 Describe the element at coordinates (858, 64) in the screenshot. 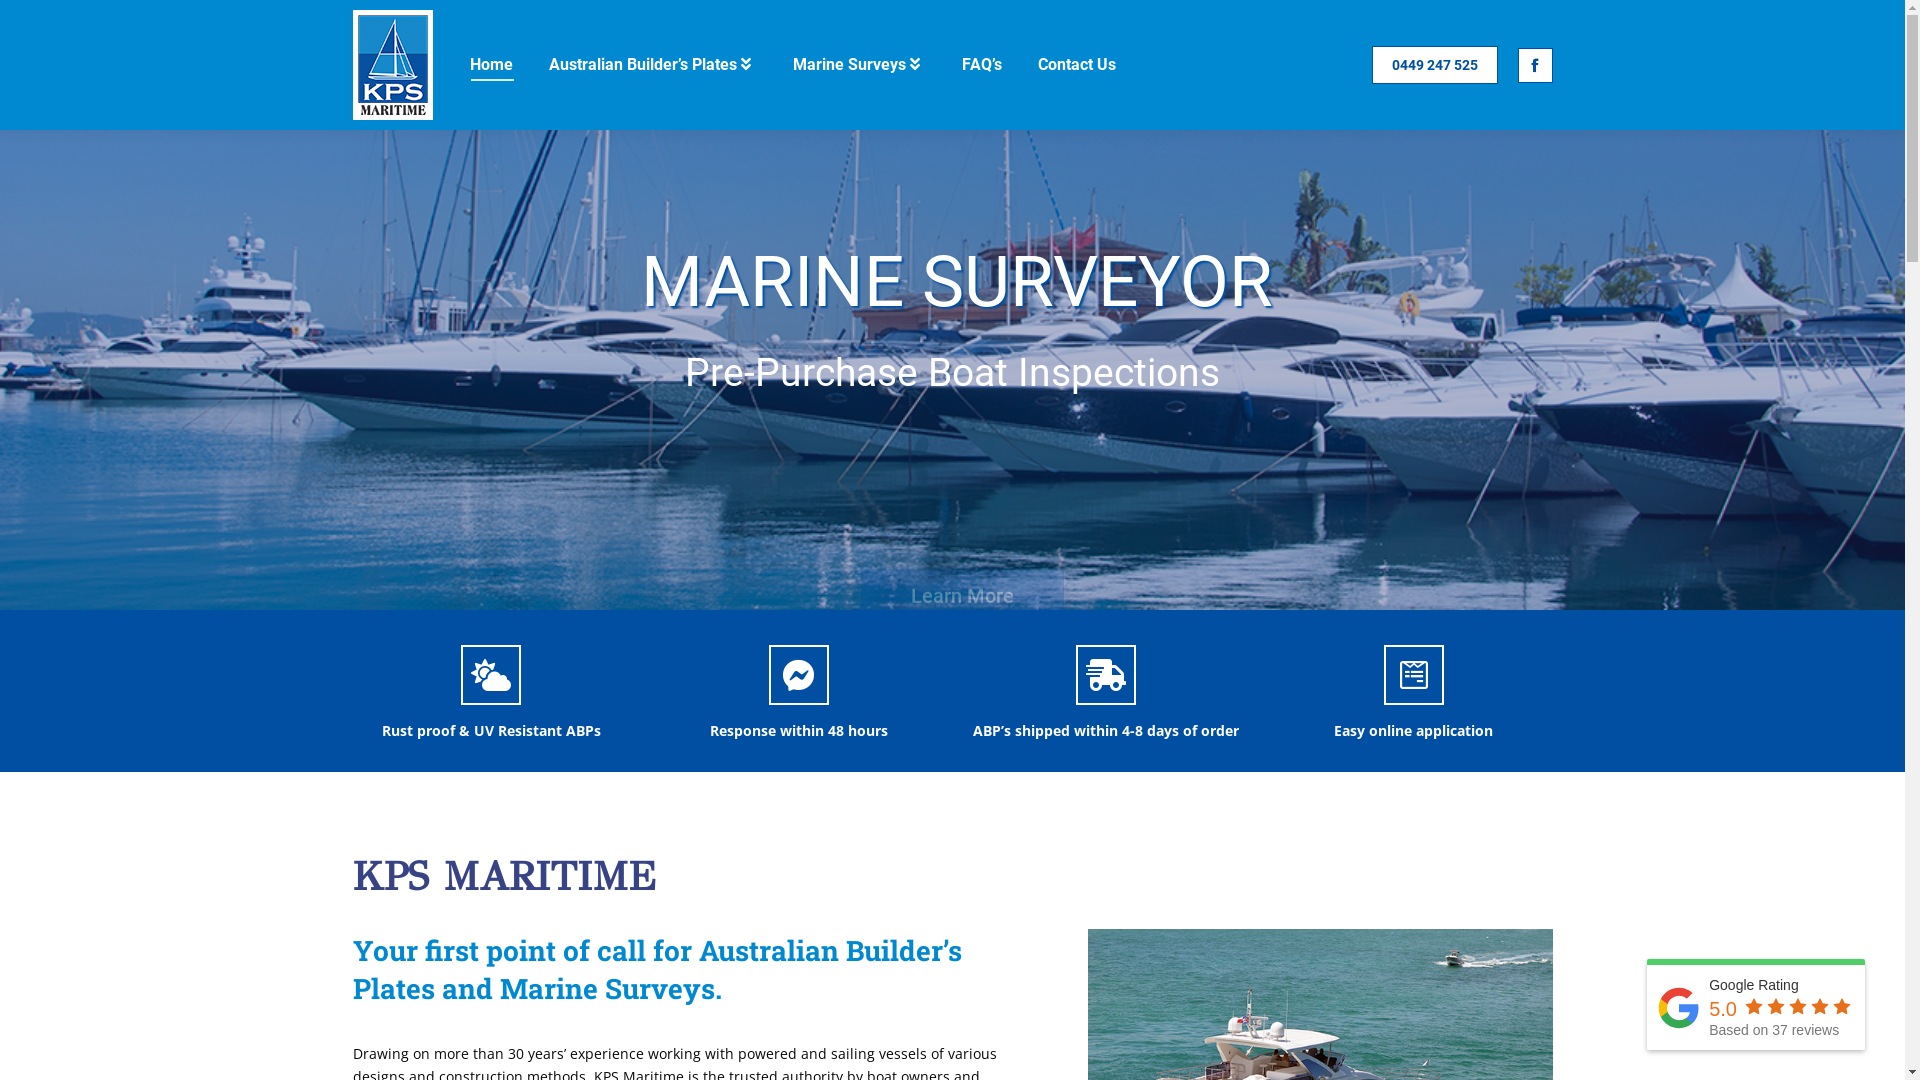

I see `'Marine Surveys'` at that location.